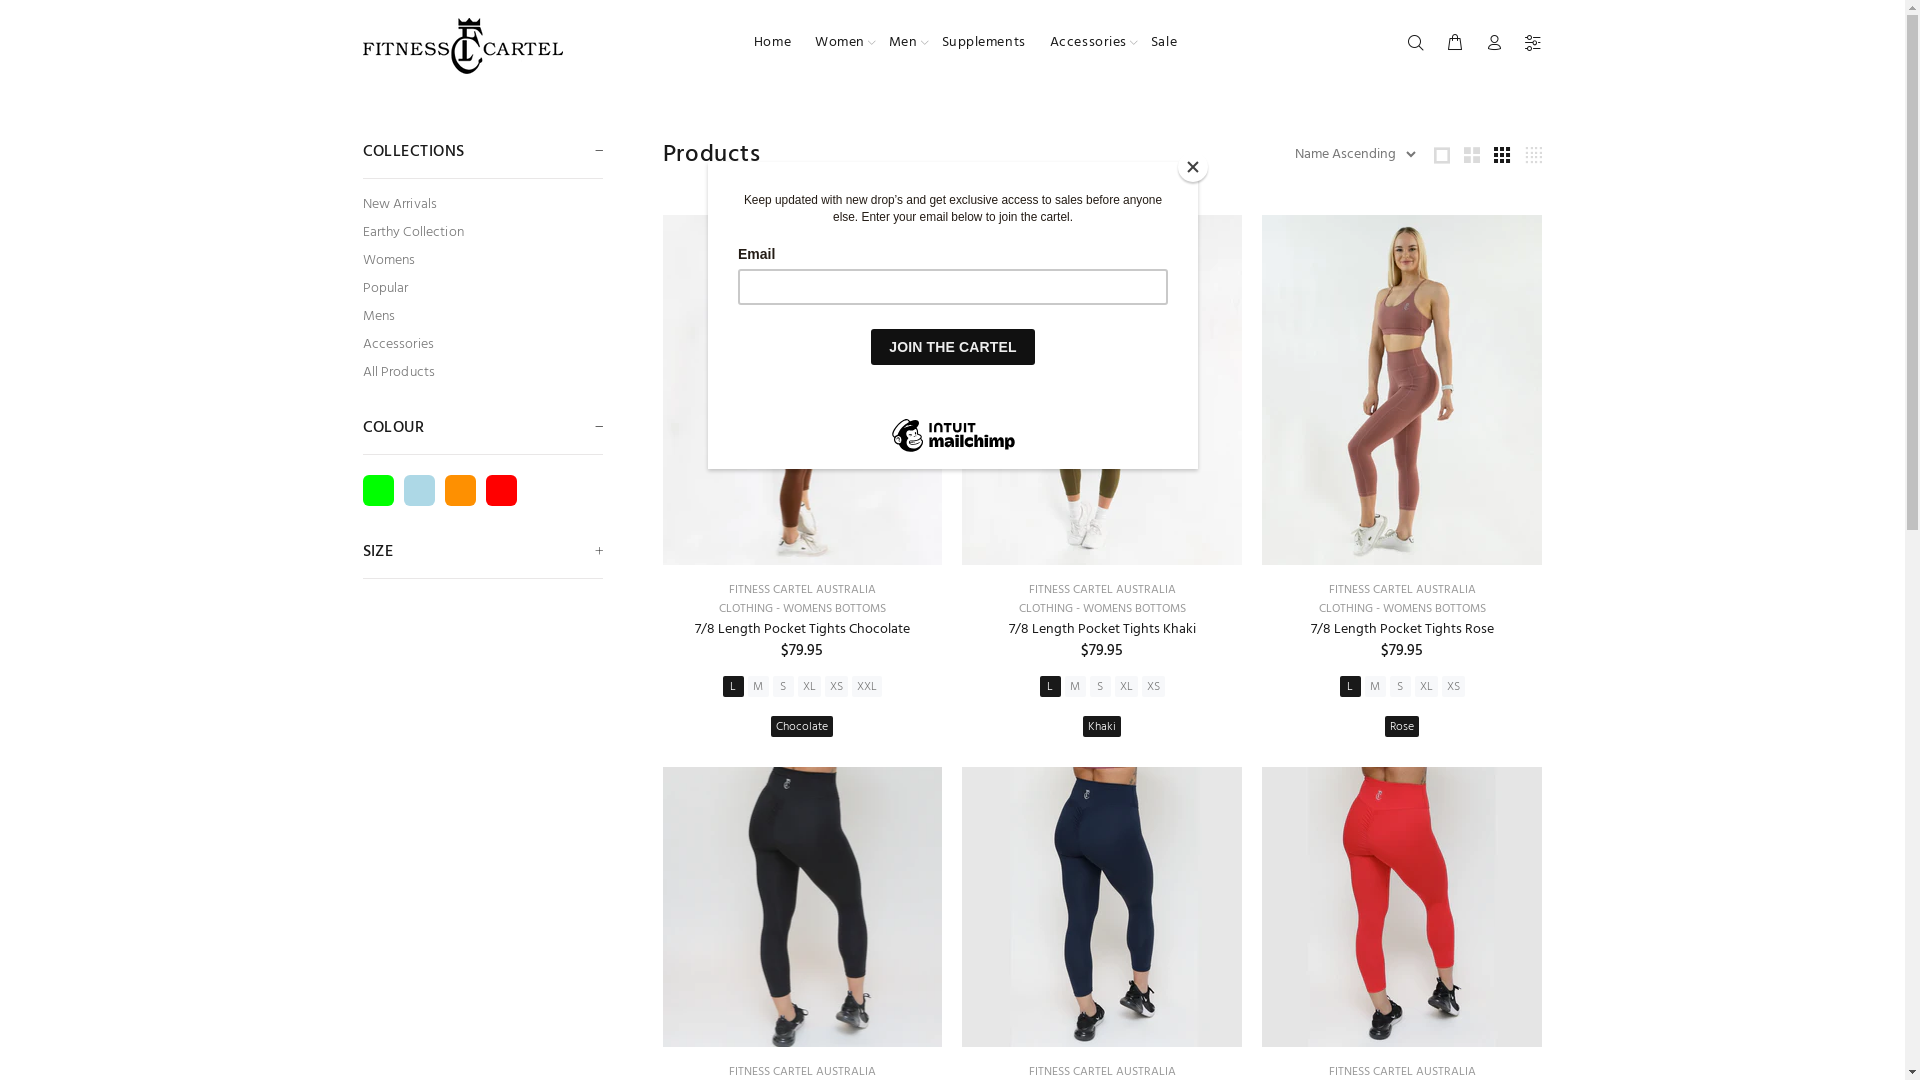  Describe the element at coordinates (485, 490) in the screenshot. I see `'Red'` at that location.